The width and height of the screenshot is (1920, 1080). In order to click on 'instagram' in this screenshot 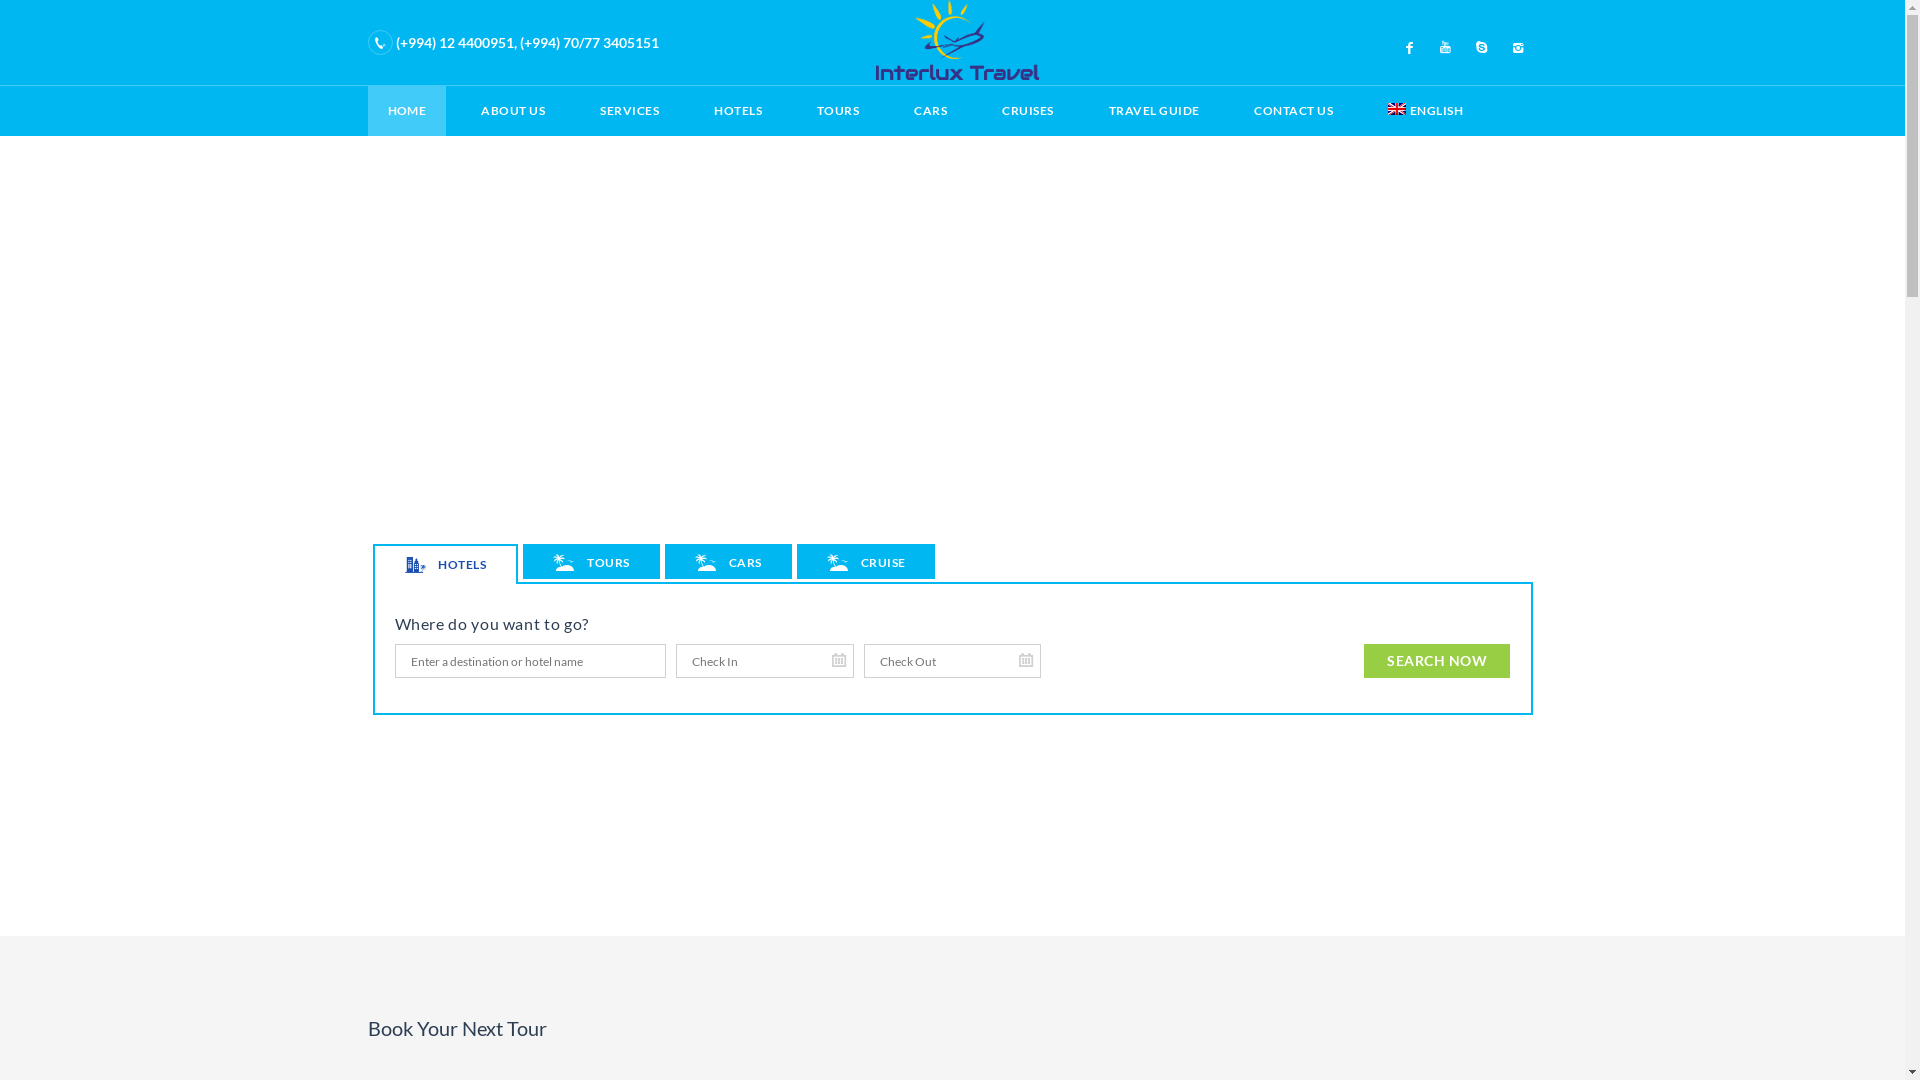, I will do `click(1517, 45)`.